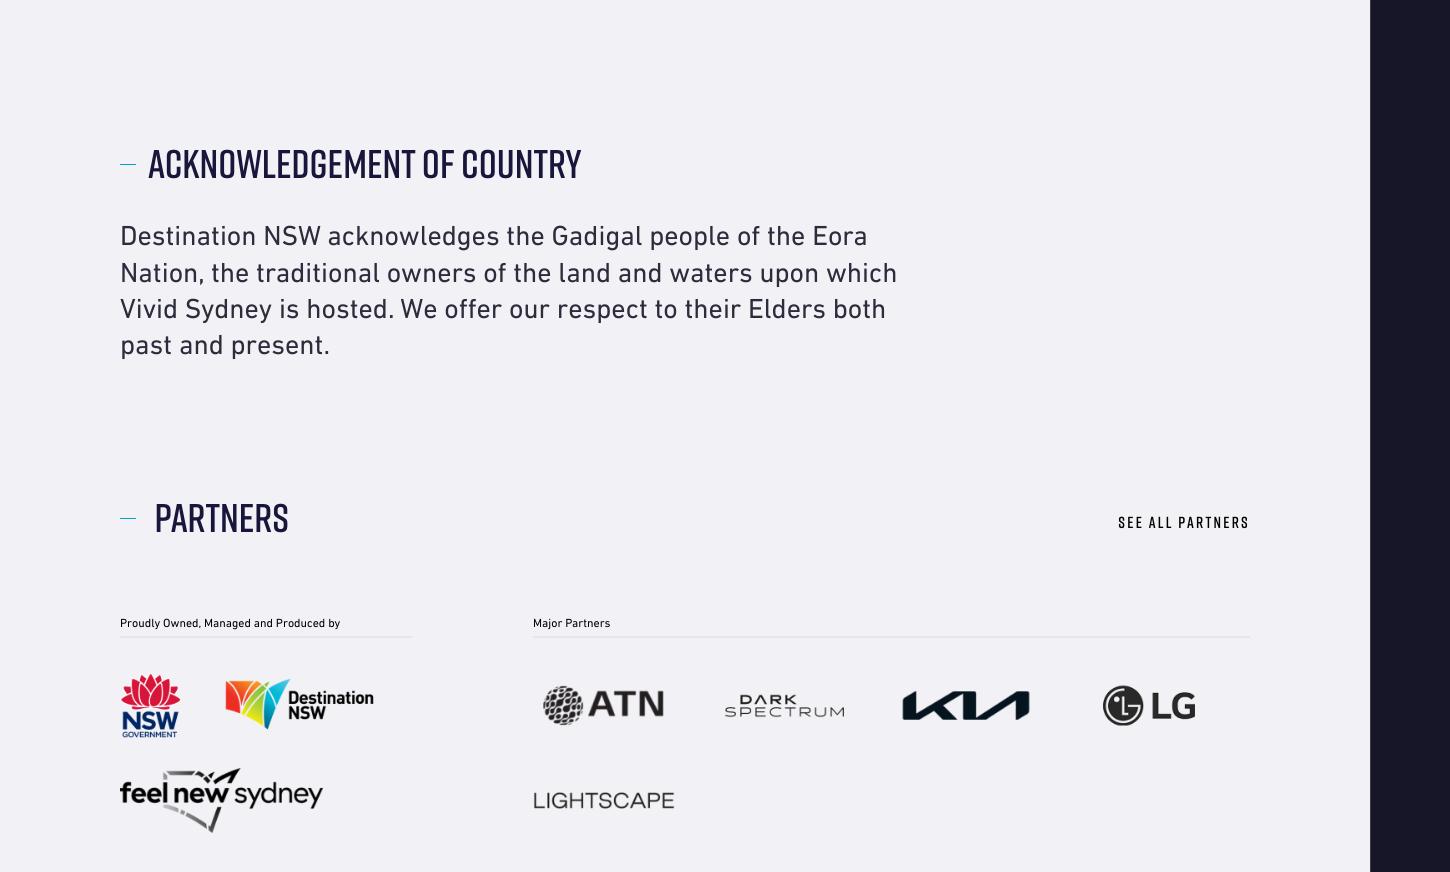 This screenshot has height=872, width=1450. What do you see at coordinates (1077, 43) in the screenshot?
I see `'We’ll keep you in the loop on the hottest acts, and ticket information. Don’t miss out.'` at bounding box center [1077, 43].